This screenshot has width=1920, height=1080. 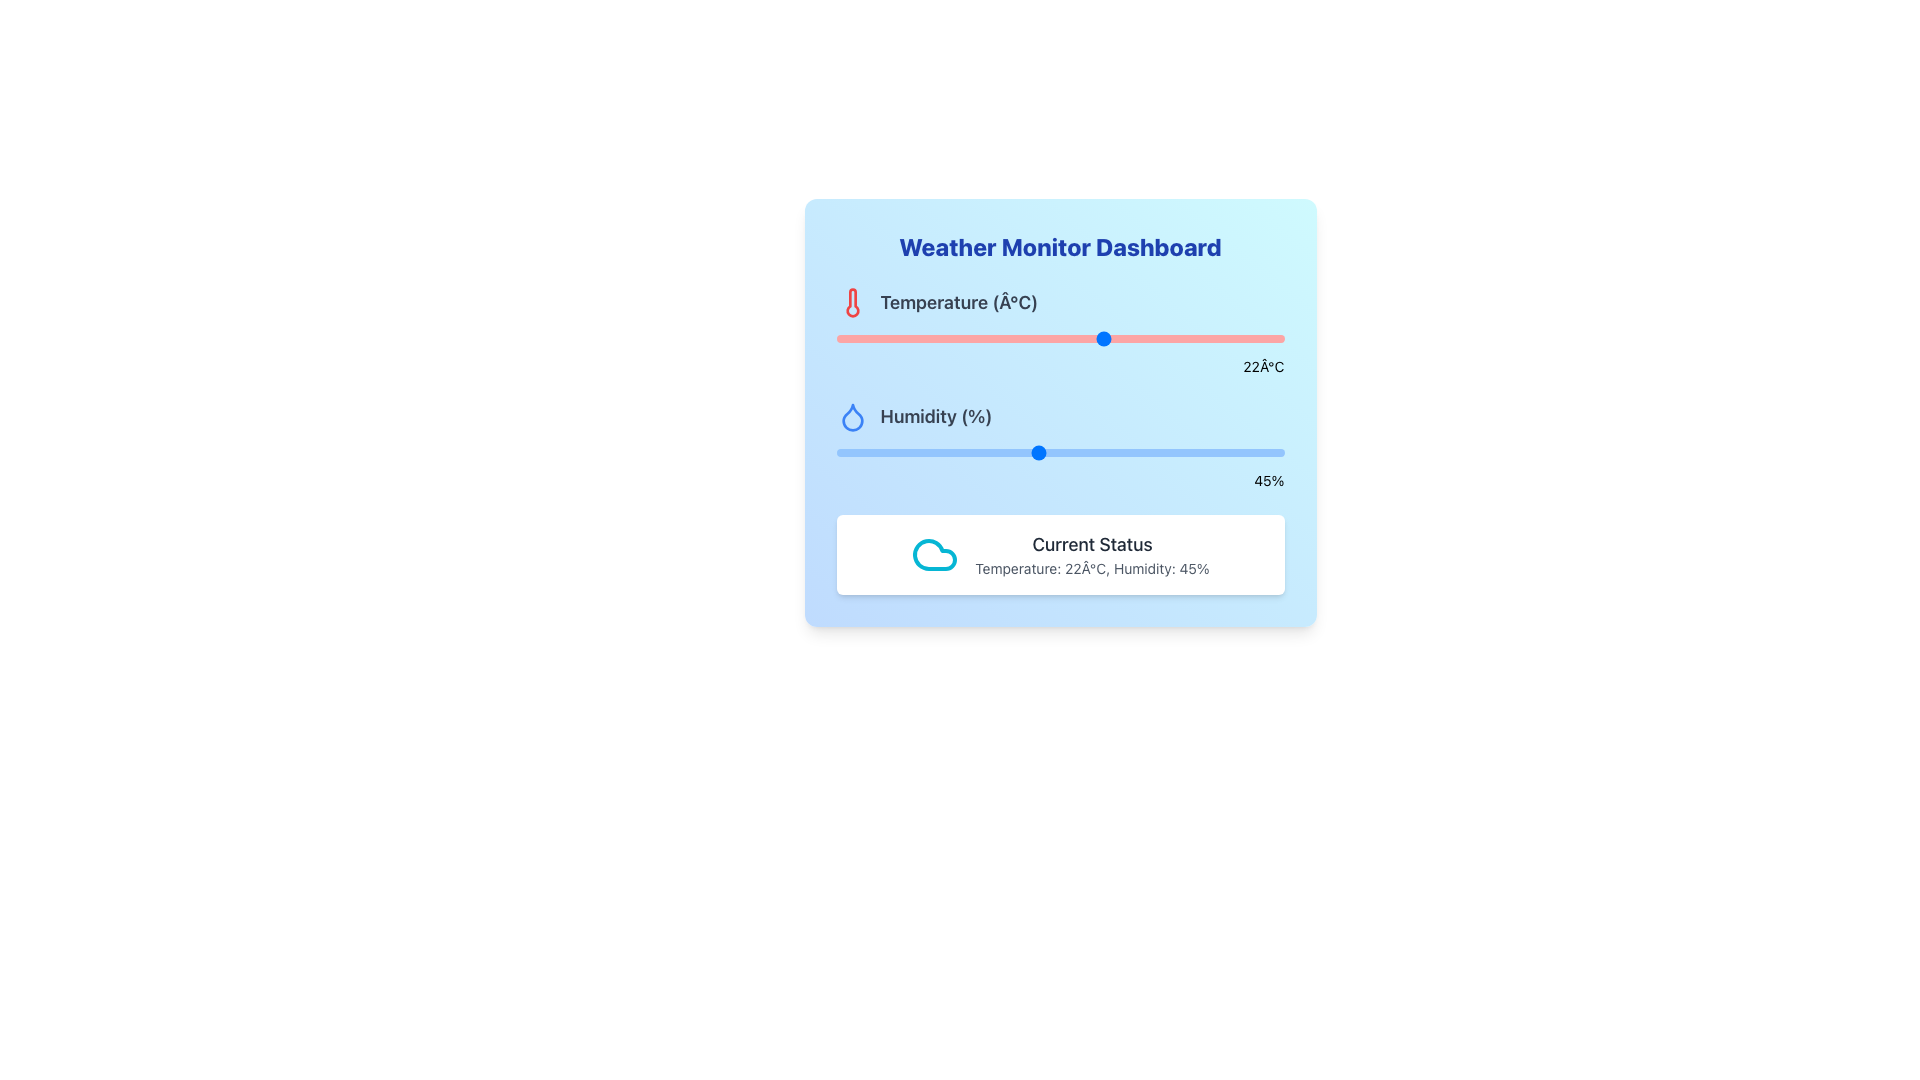 What do you see at coordinates (852, 303) in the screenshot?
I see `the temperature icon located to the left of the 'Temperature (°C)' label within the 'Weather Monitor Dashboard'` at bounding box center [852, 303].